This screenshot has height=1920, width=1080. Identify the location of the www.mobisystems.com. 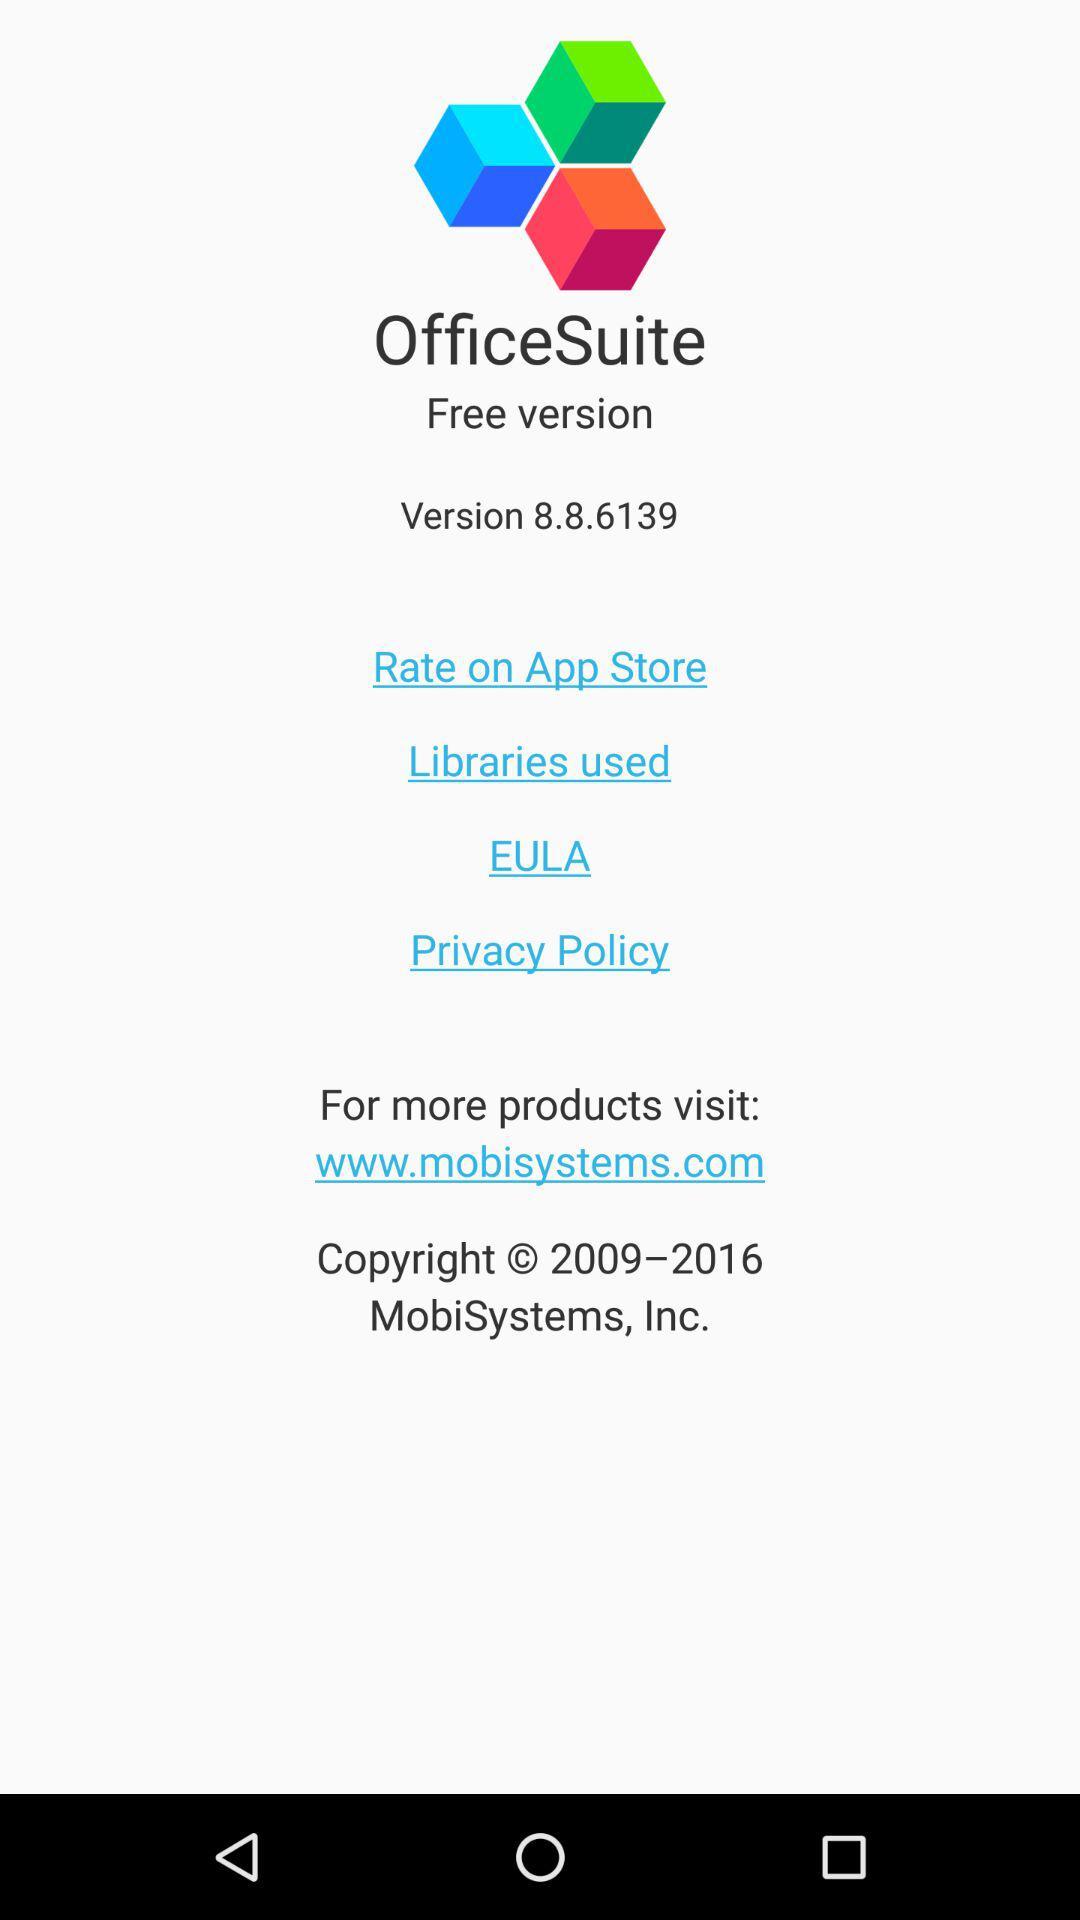
(540, 1160).